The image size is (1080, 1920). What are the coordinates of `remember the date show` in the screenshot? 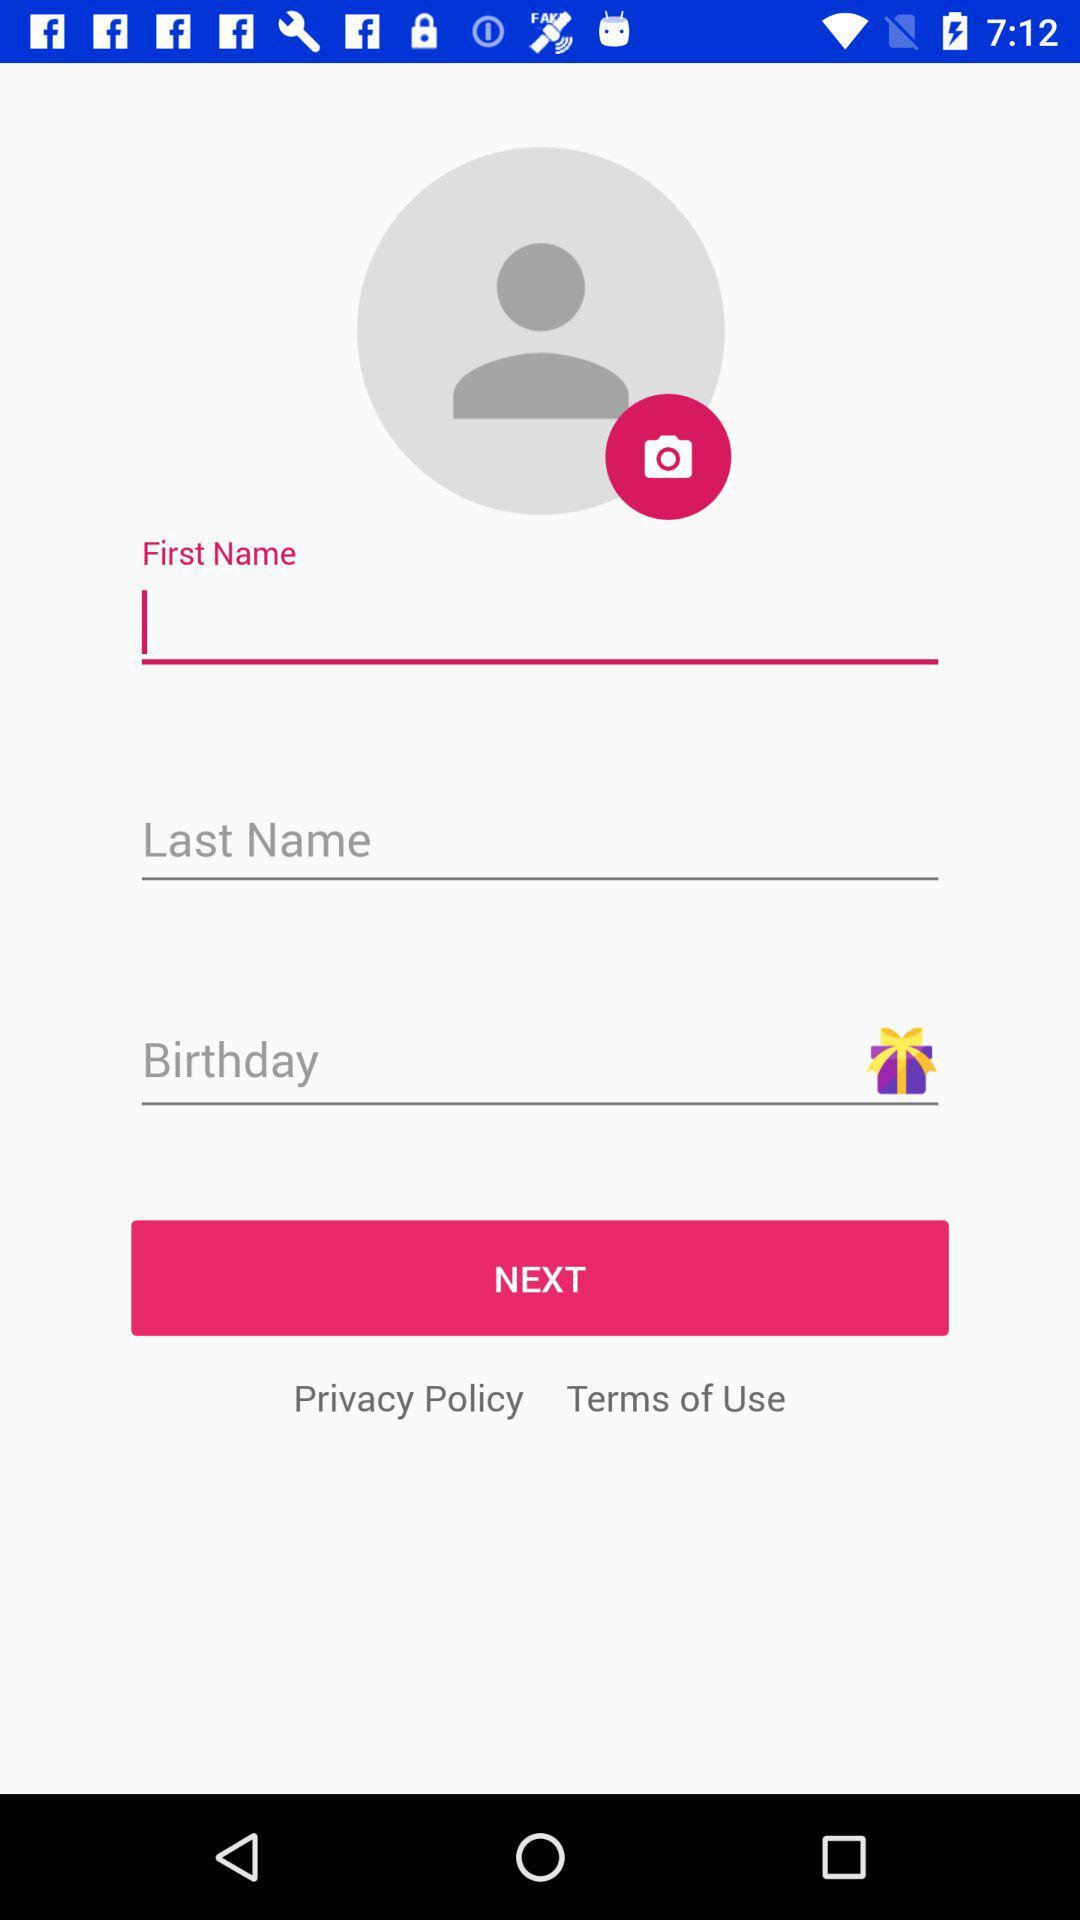 It's located at (540, 1060).